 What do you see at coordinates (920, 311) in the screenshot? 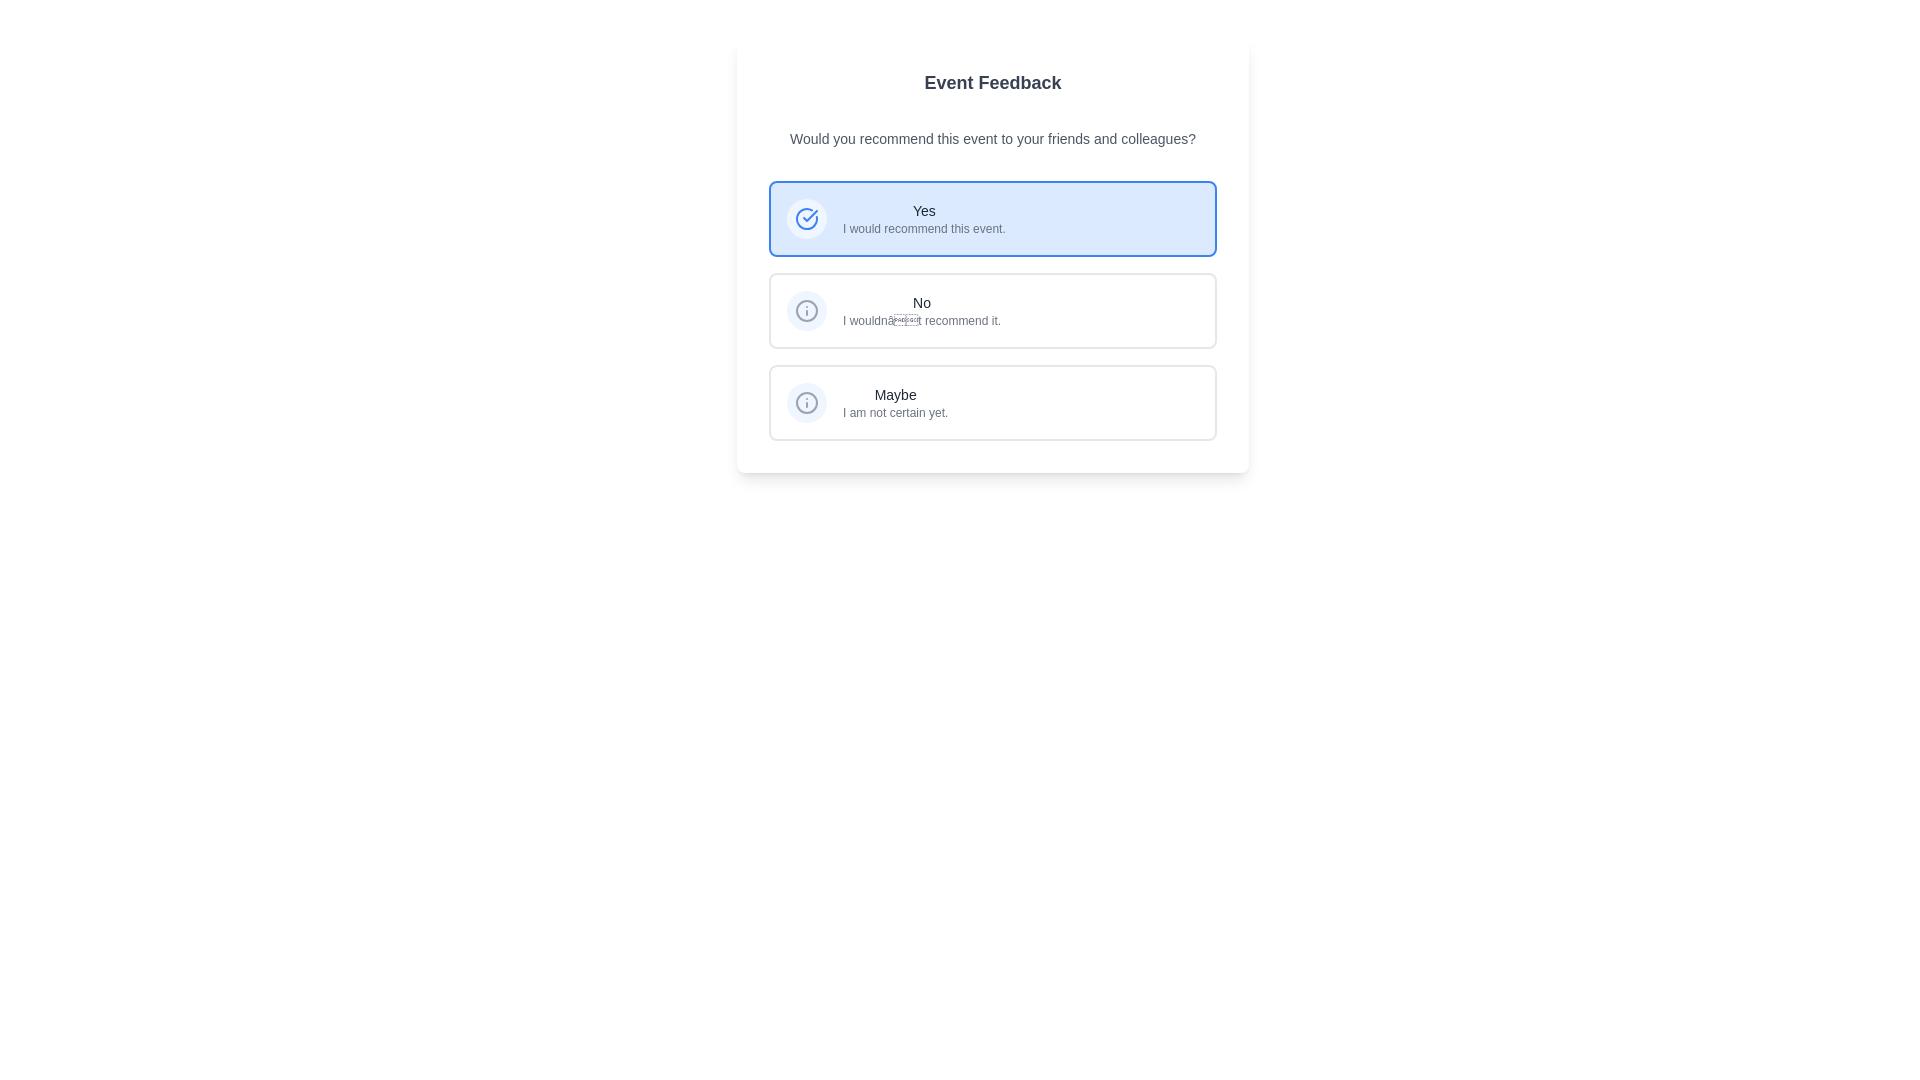
I see `the 'No' text button in the feedback form` at bounding box center [920, 311].